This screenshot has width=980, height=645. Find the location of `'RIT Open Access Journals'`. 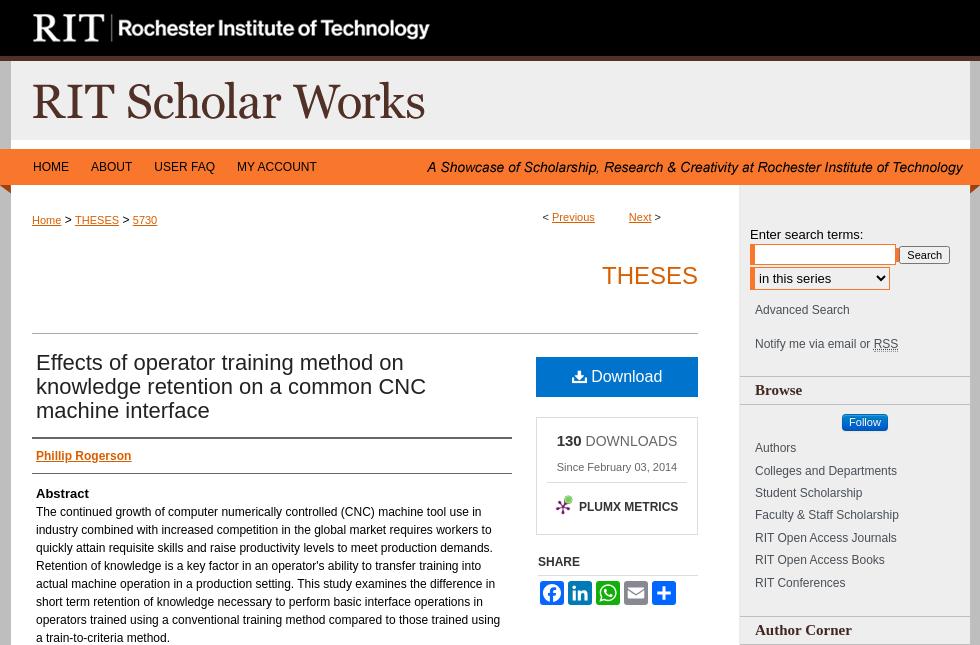

'RIT Open Access Journals' is located at coordinates (825, 537).